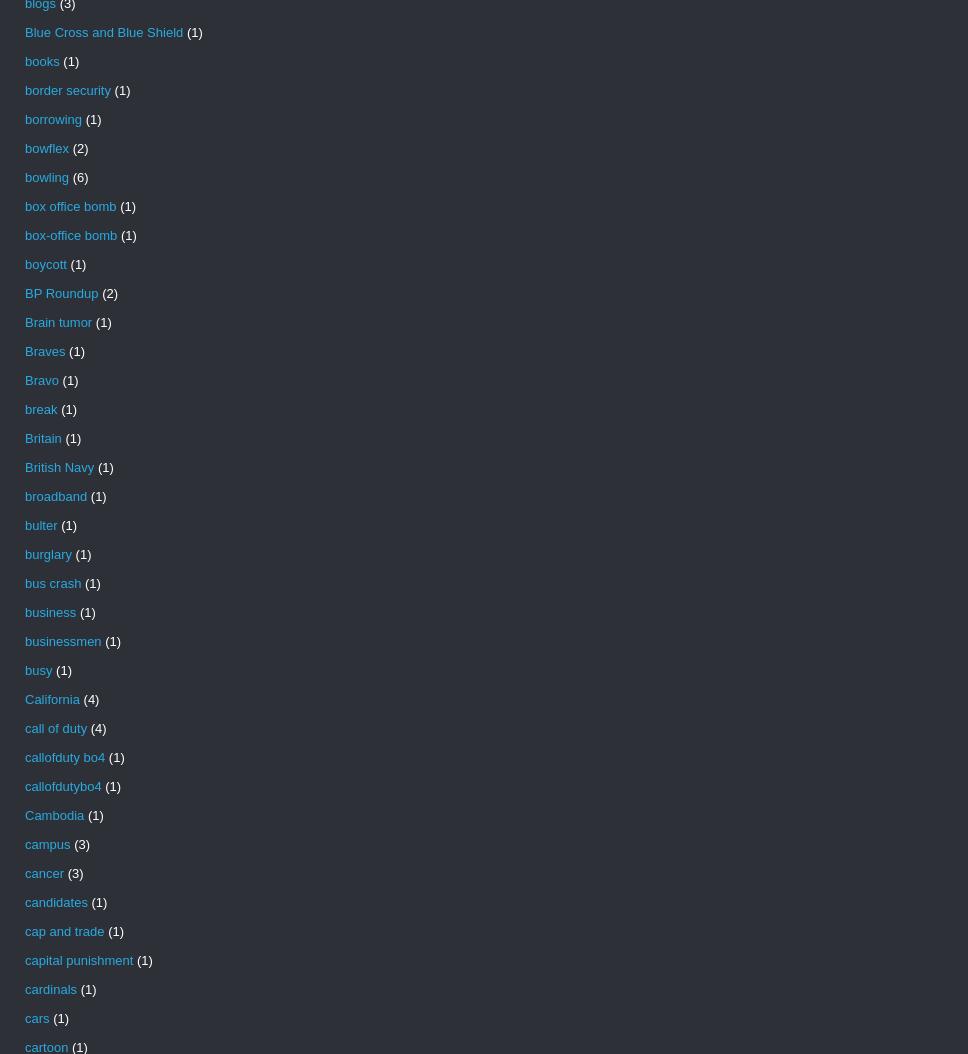 The height and width of the screenshot is (1054, 968). I want to click on 'Cambodia', so click(53, 814).